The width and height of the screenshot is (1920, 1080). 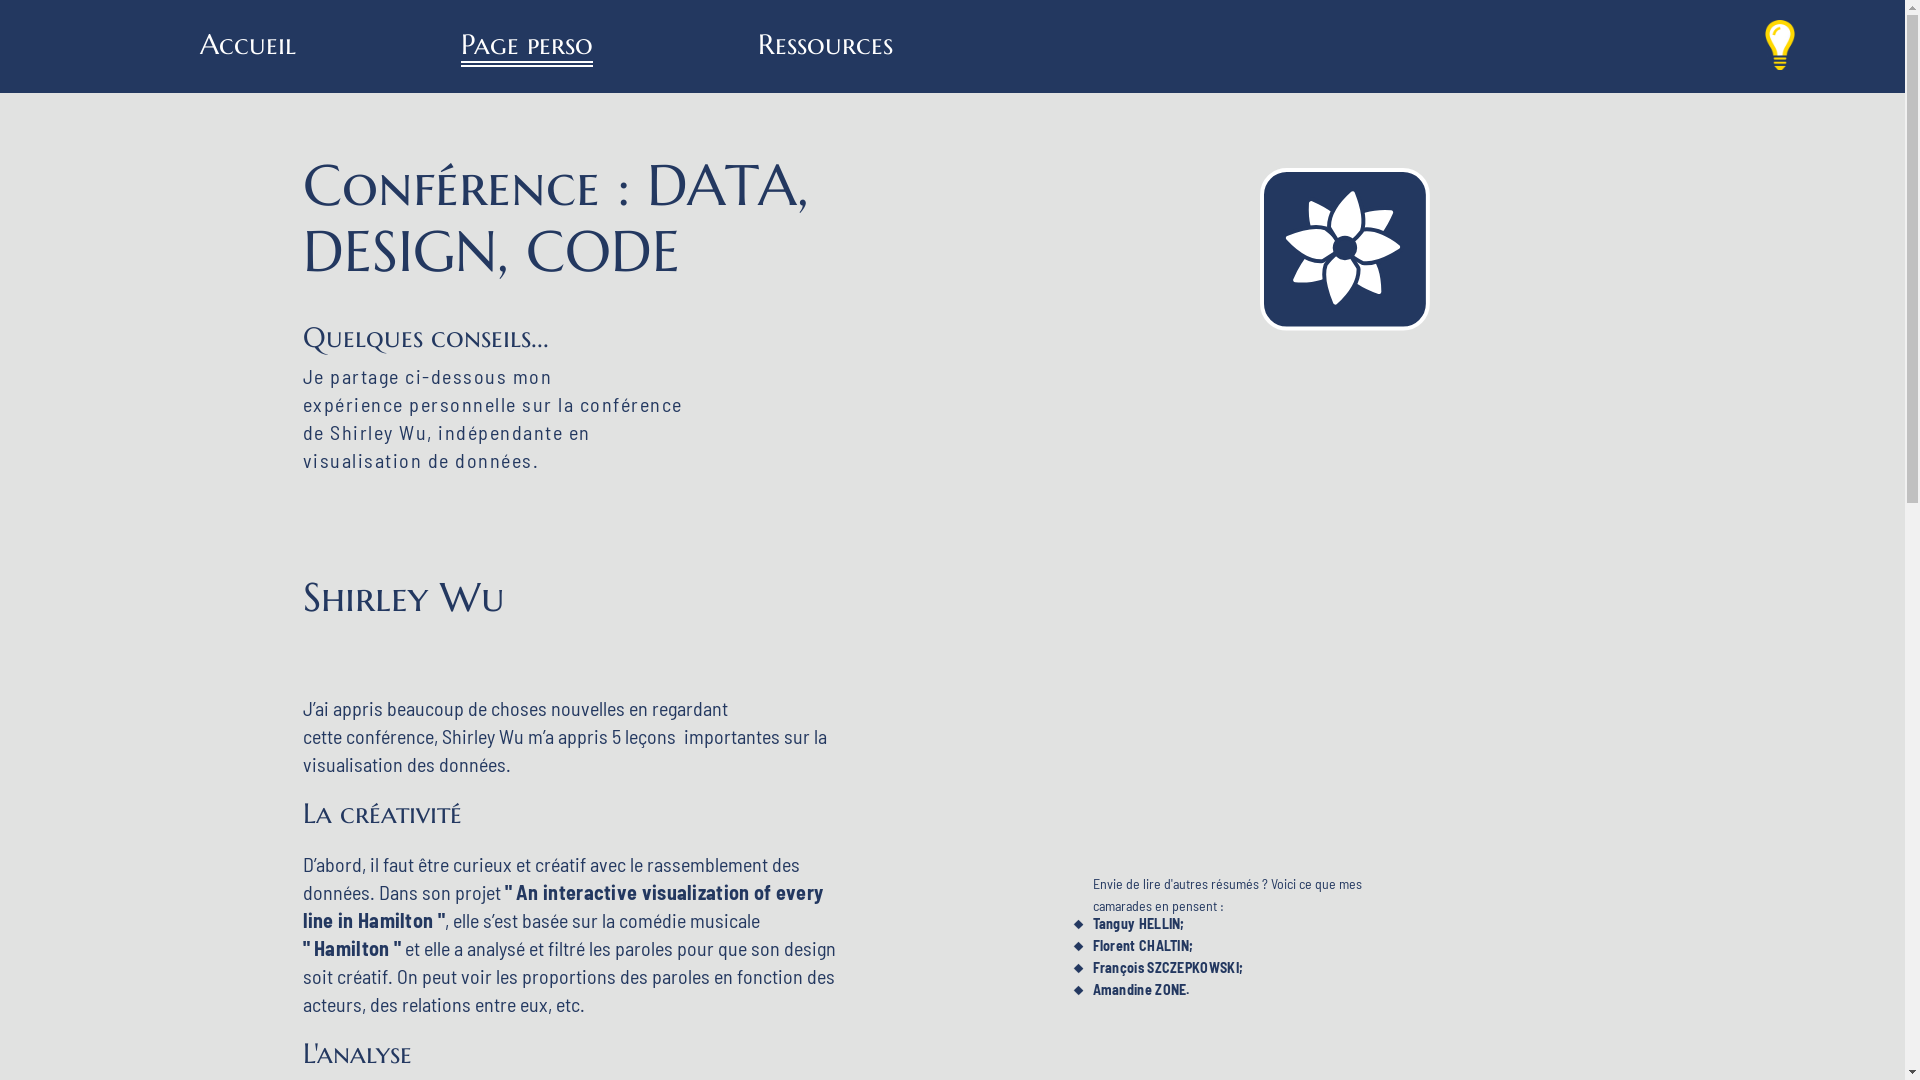 I want to click on 'Ressources', so click(x=825, y=46).